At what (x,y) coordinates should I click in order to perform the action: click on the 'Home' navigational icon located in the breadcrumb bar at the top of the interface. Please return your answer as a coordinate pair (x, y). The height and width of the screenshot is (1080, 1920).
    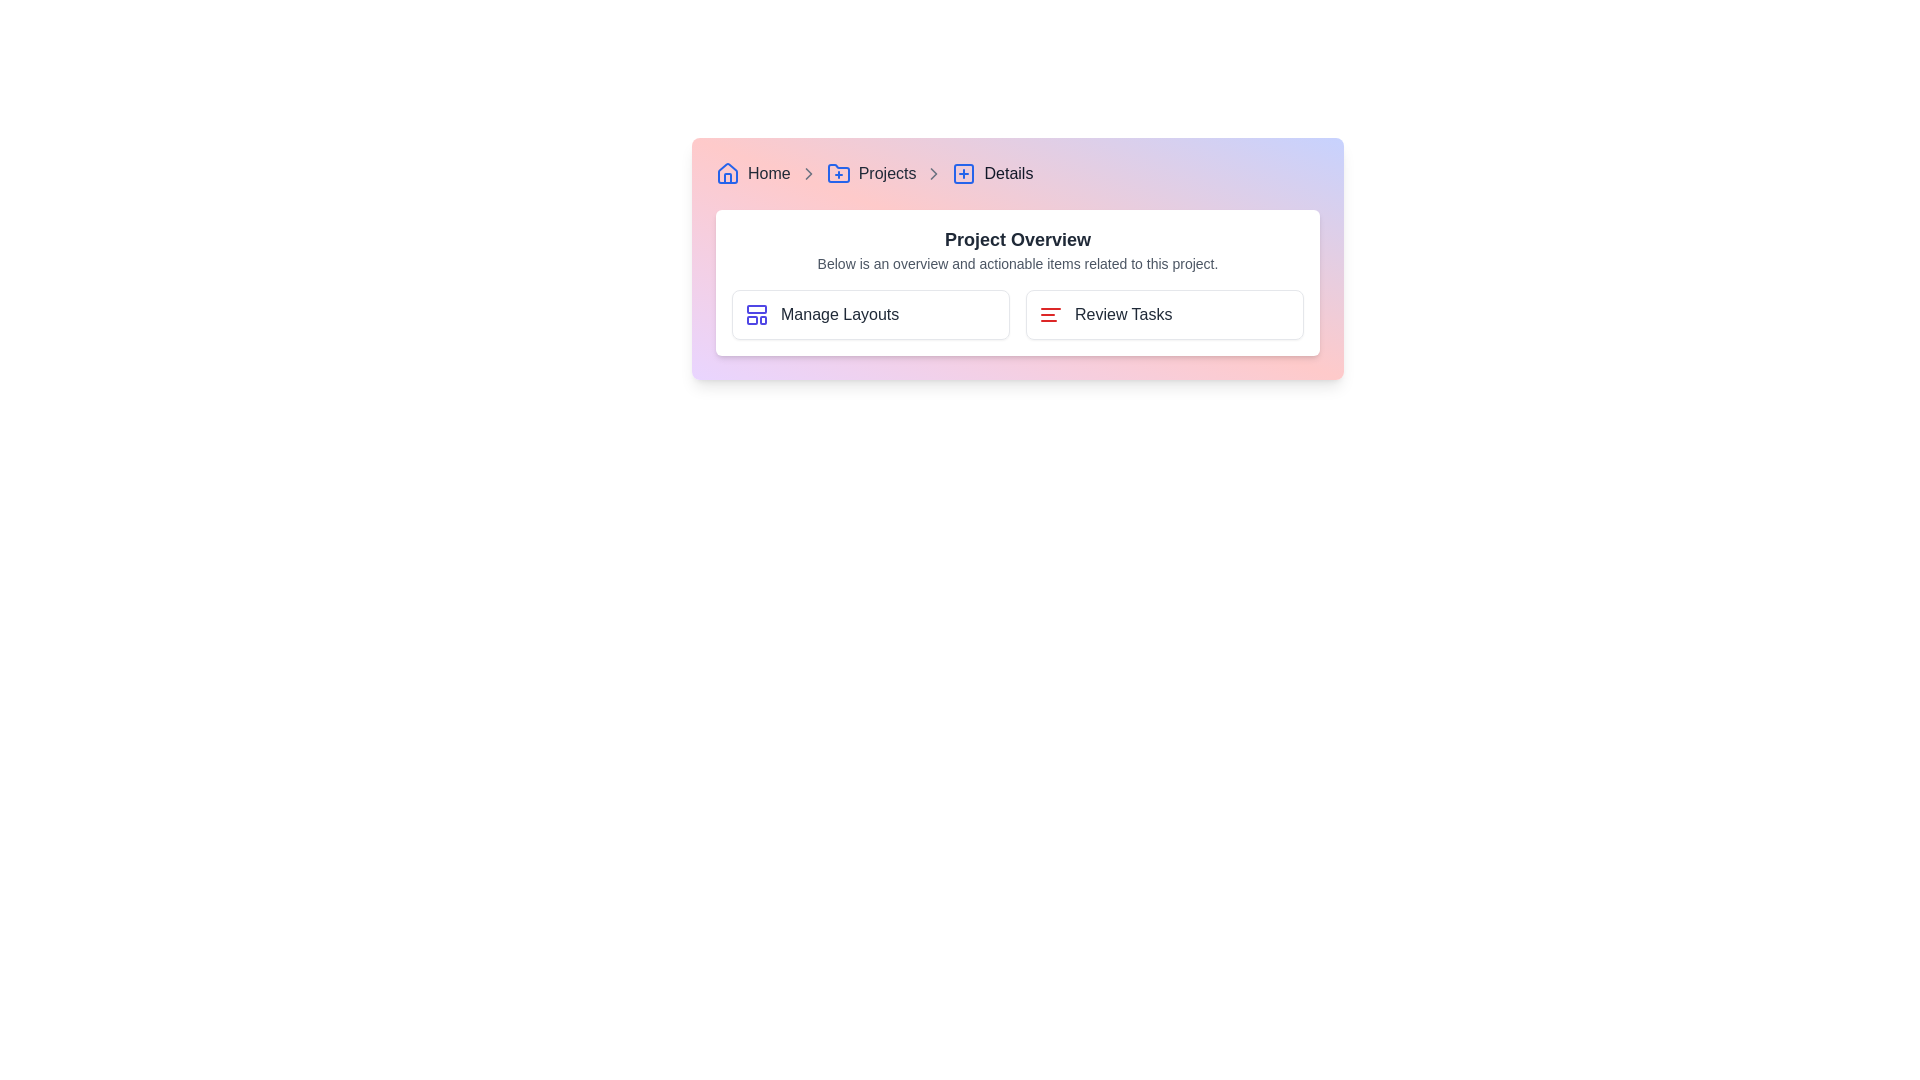
    Looking at the image, I should click on (727, 172).